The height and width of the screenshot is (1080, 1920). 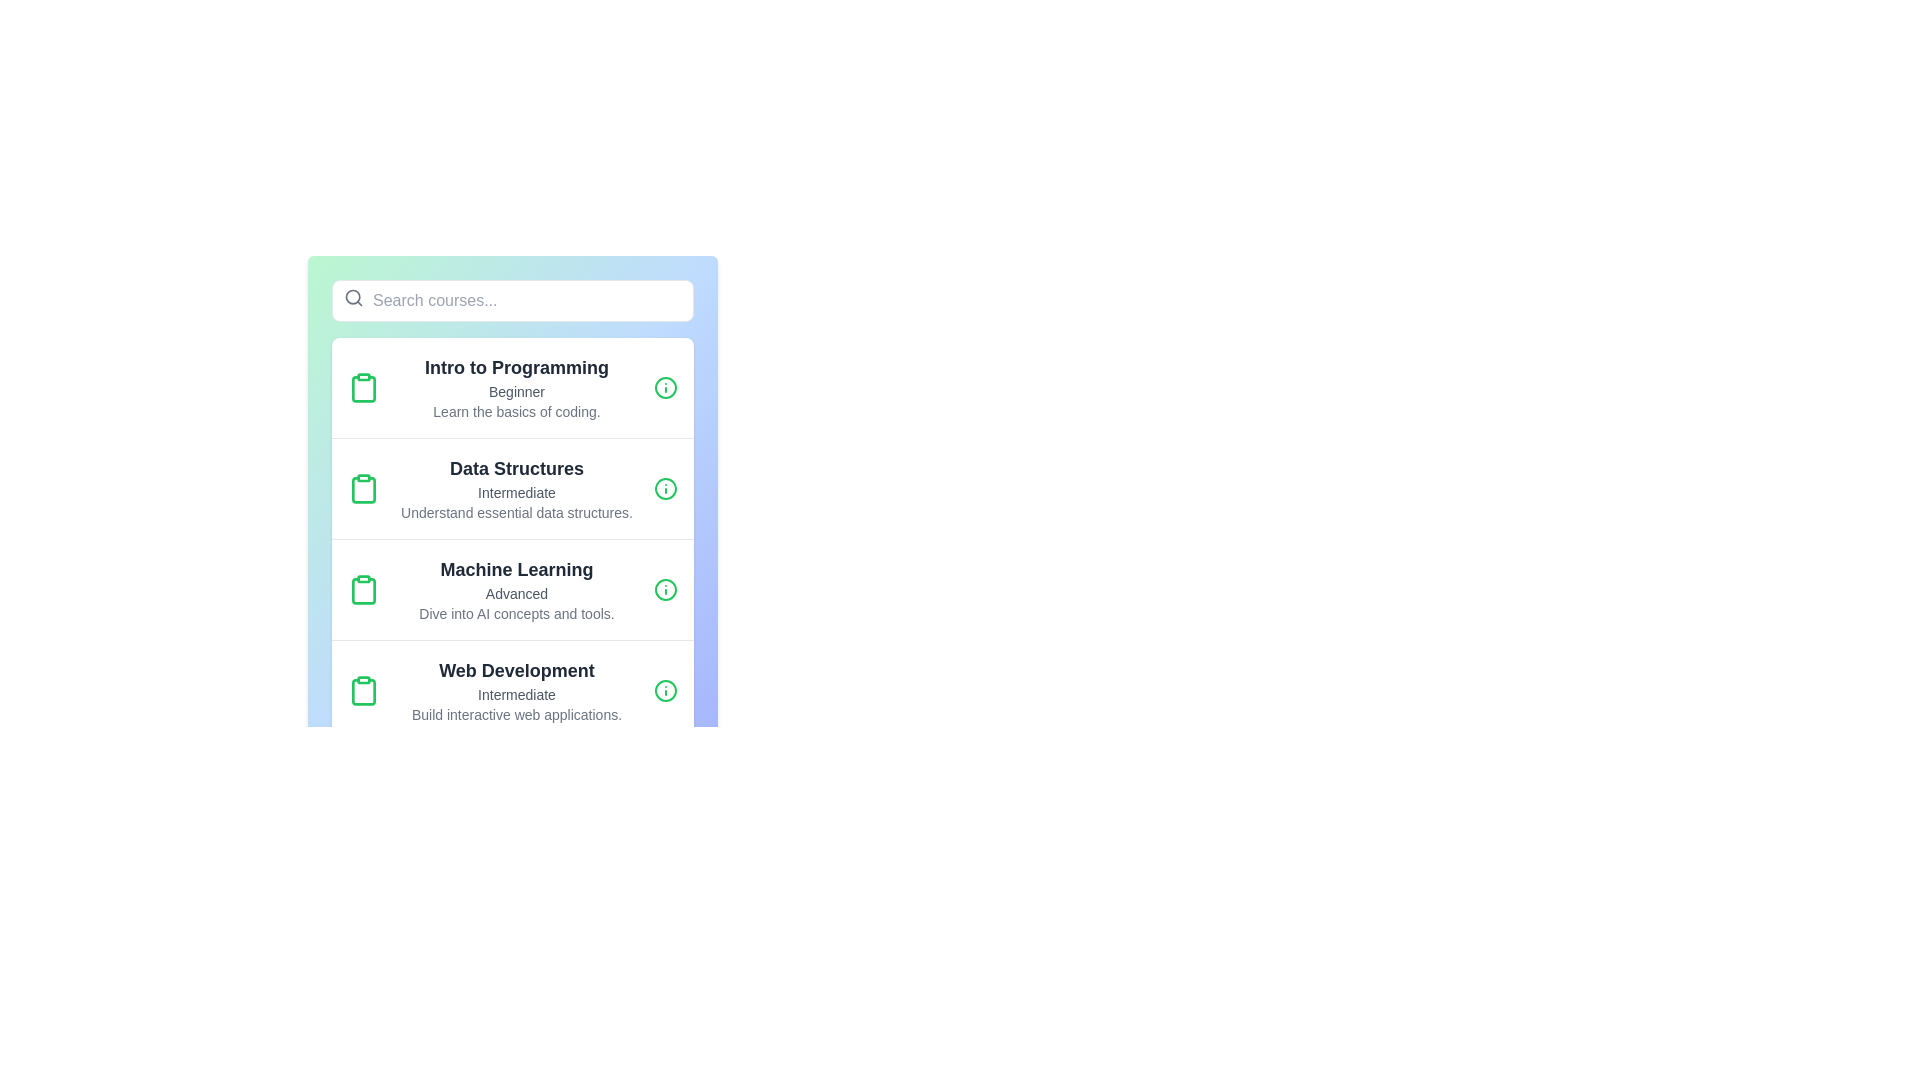 What do you see at coordinates (513, 588) in the screenshot?
I see `the interactive region of the Card component that presents an advanced course on machine learning, which is the third card in a vertical list of four items` at bounding box center [513, 588].